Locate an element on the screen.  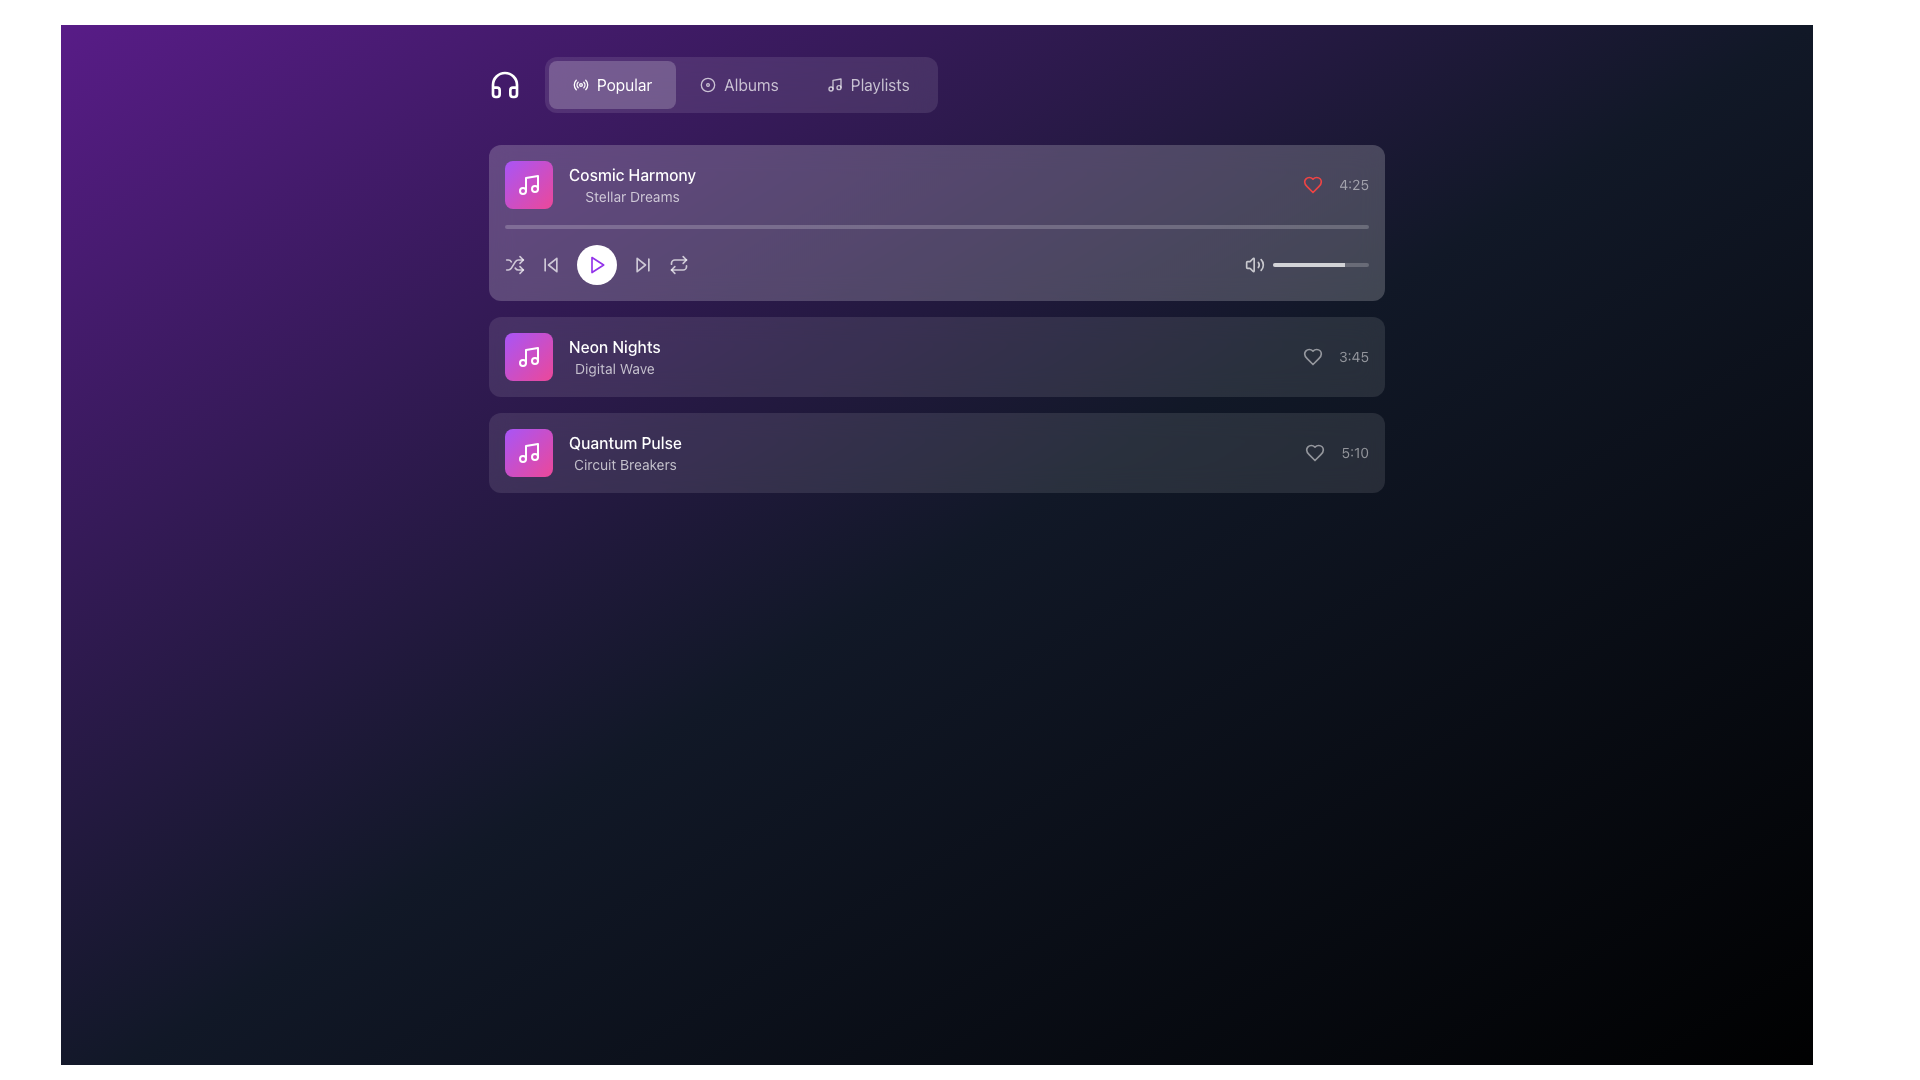
the 'Albums' text-based navigation item in the top-center navigation bar is located at coordinates (750, 83).